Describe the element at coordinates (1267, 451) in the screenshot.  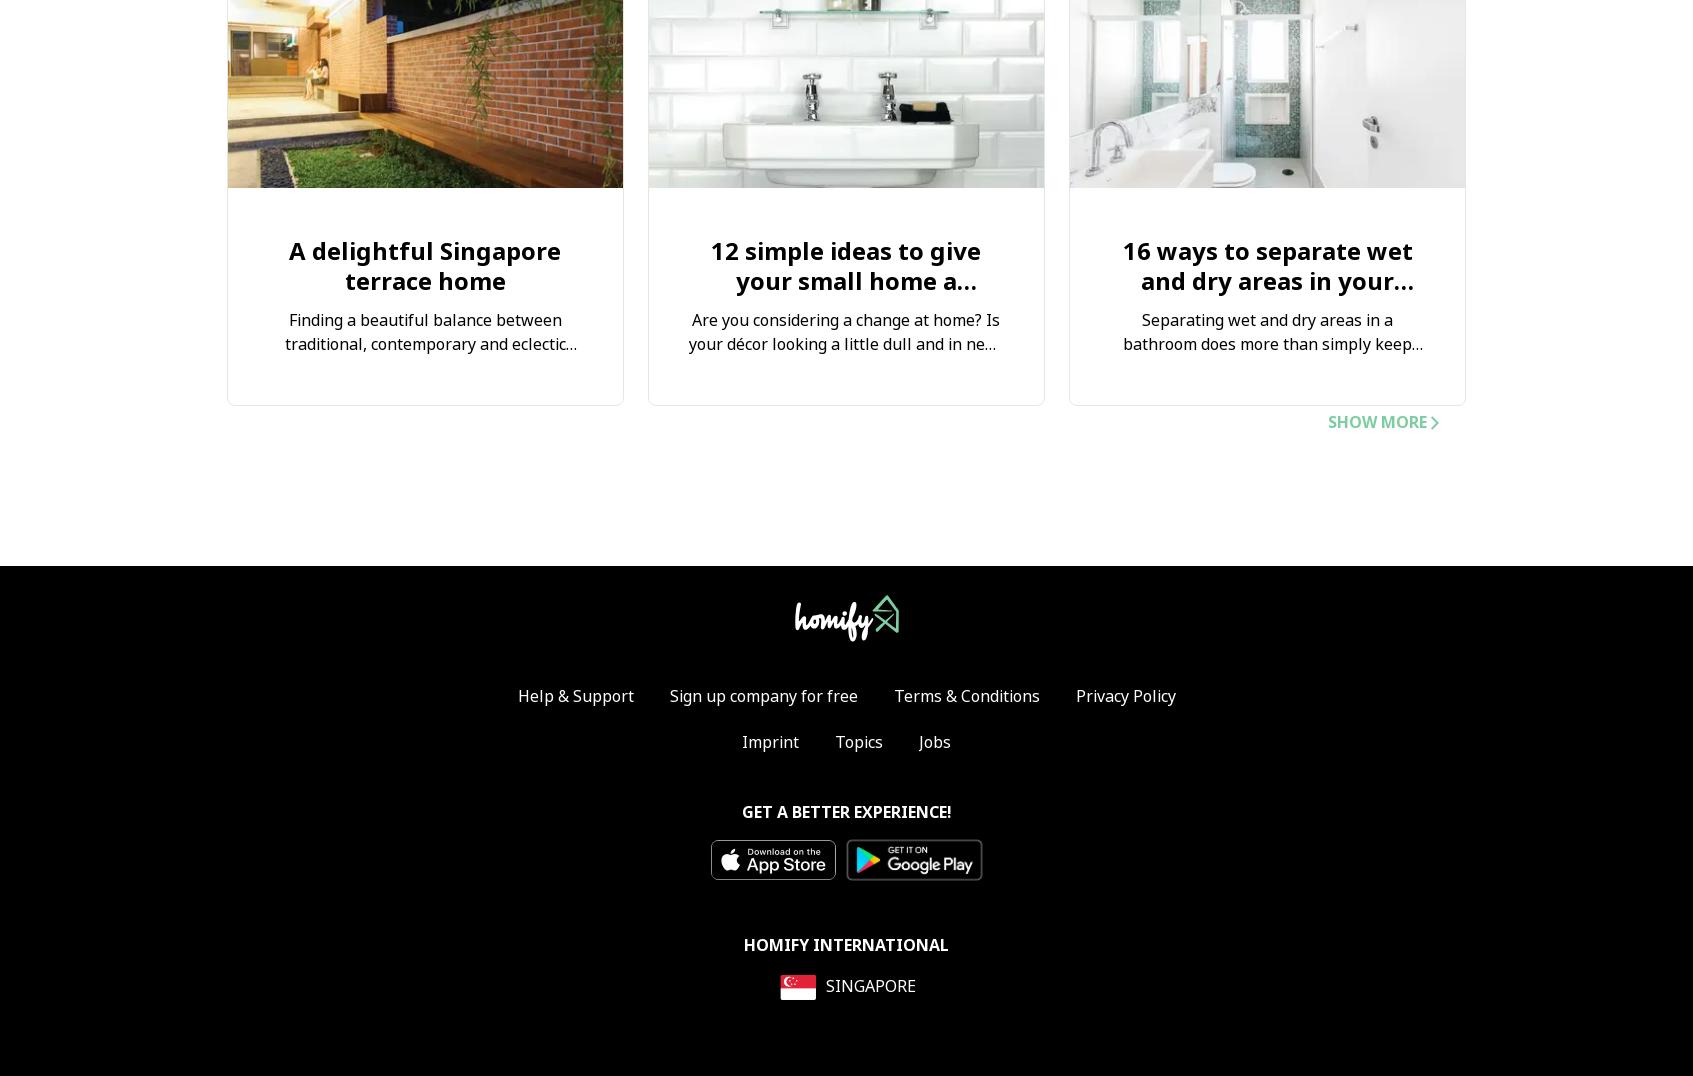
I see `'If you'd like a little inspiration, we've gathered 16 great examples that offer stylish and enviable spaces. Check them out below...'` at that location.